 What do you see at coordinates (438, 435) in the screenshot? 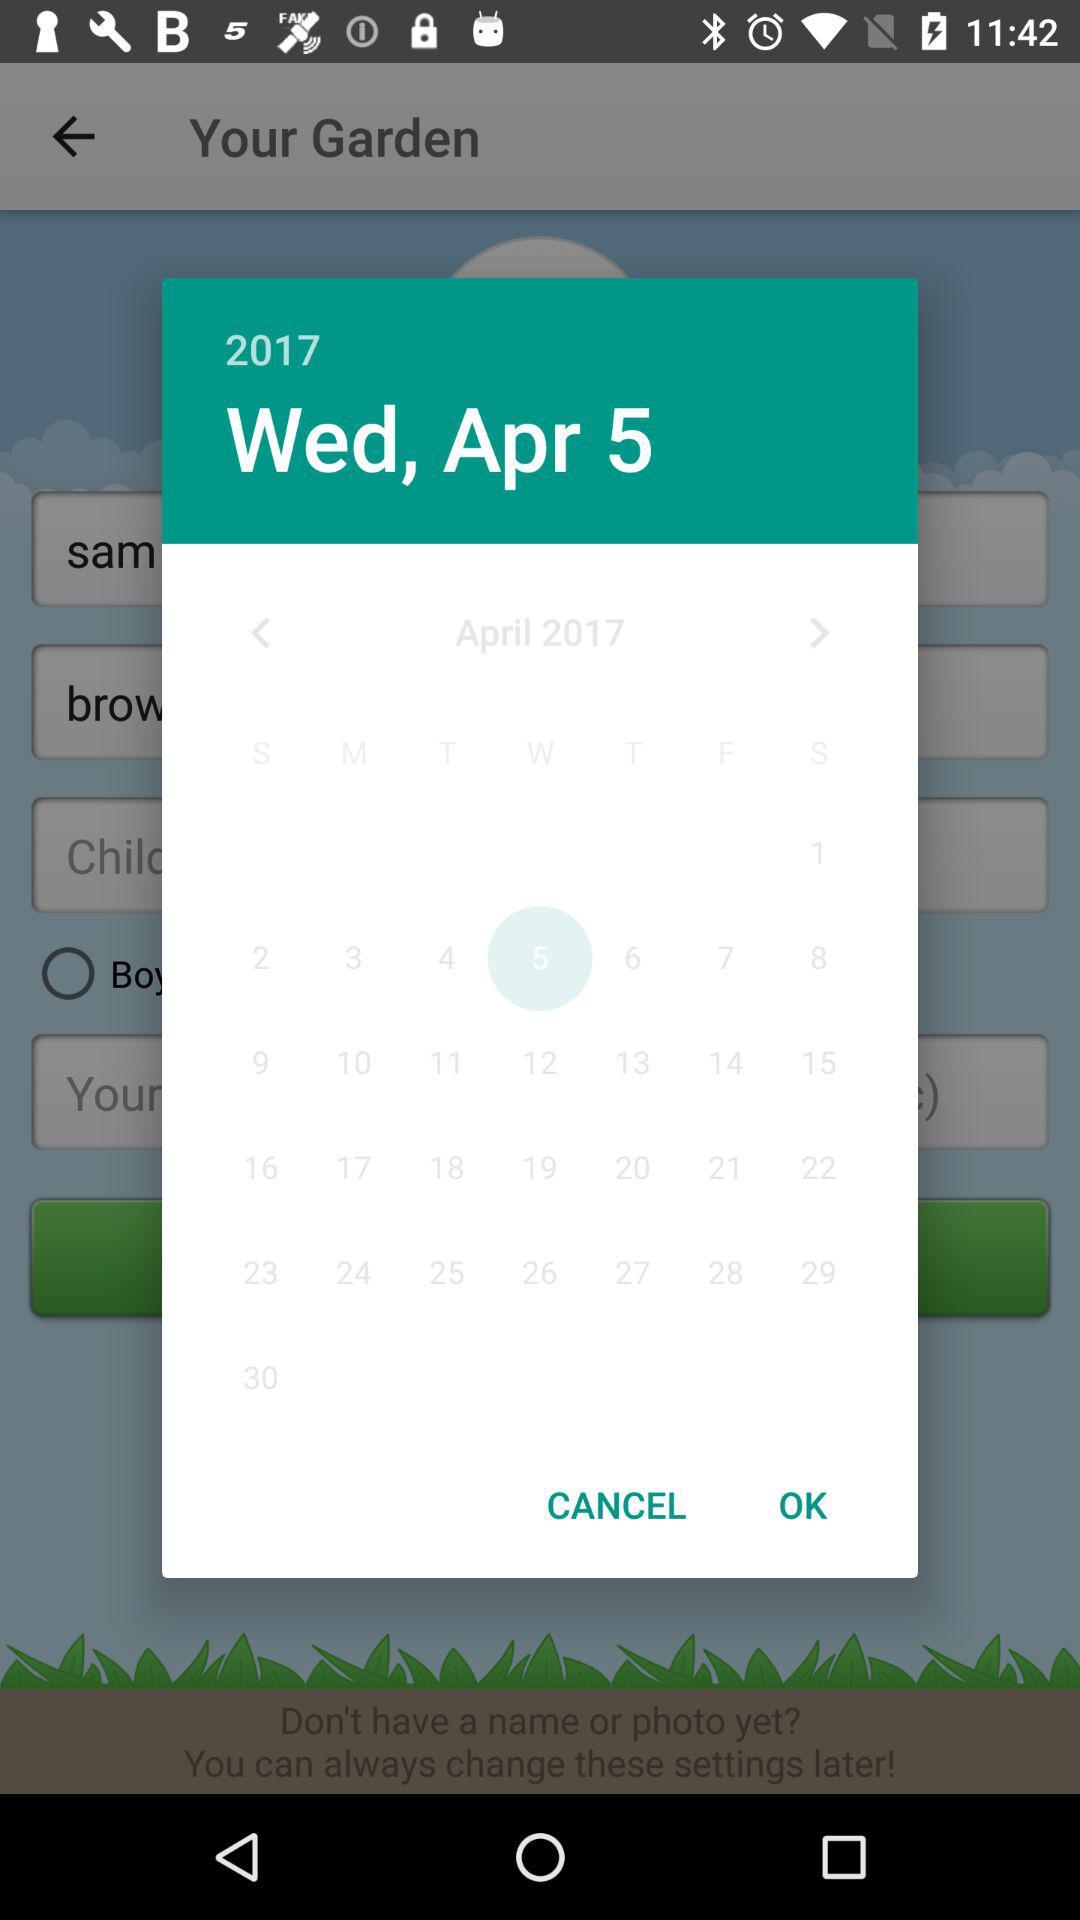
I see `wed, apr 5 item` at bounding box center [438, 435].